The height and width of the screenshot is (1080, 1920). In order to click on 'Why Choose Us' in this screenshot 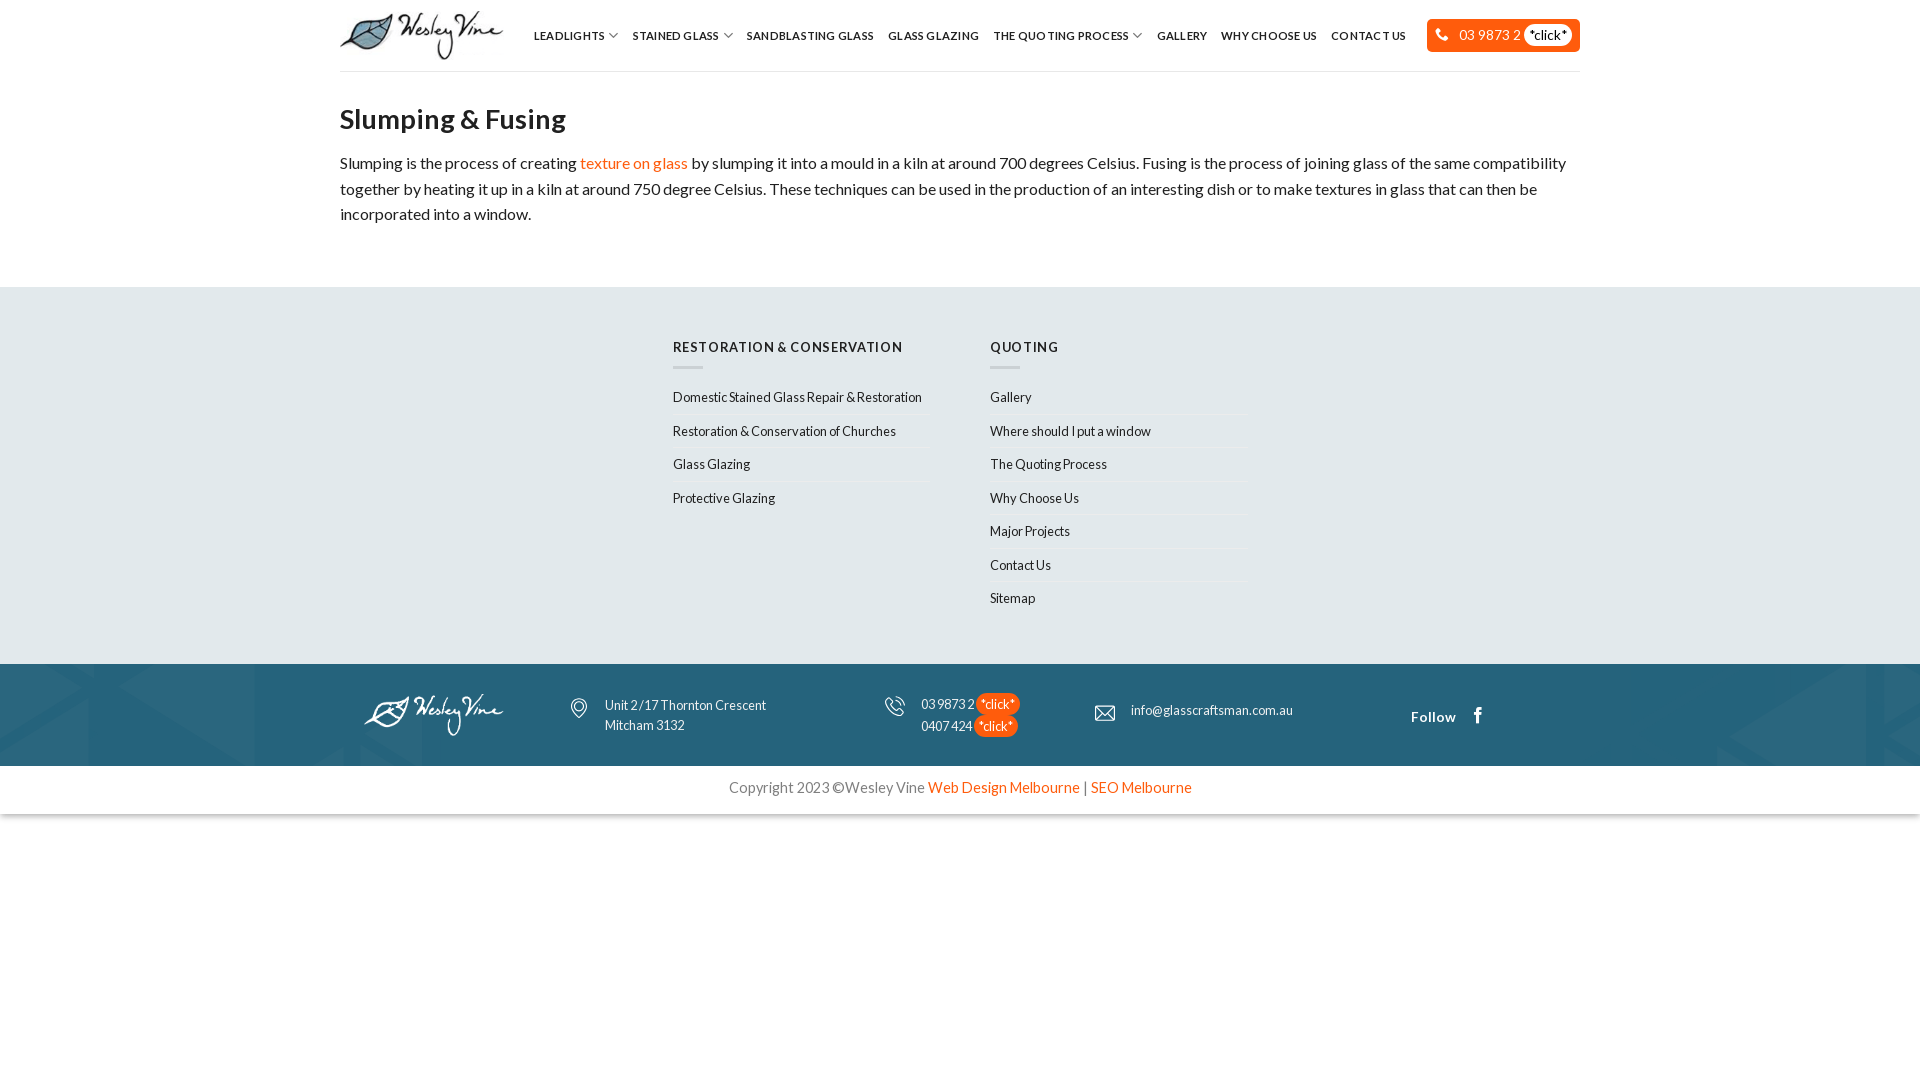, I will do `click(1034, 496)`.